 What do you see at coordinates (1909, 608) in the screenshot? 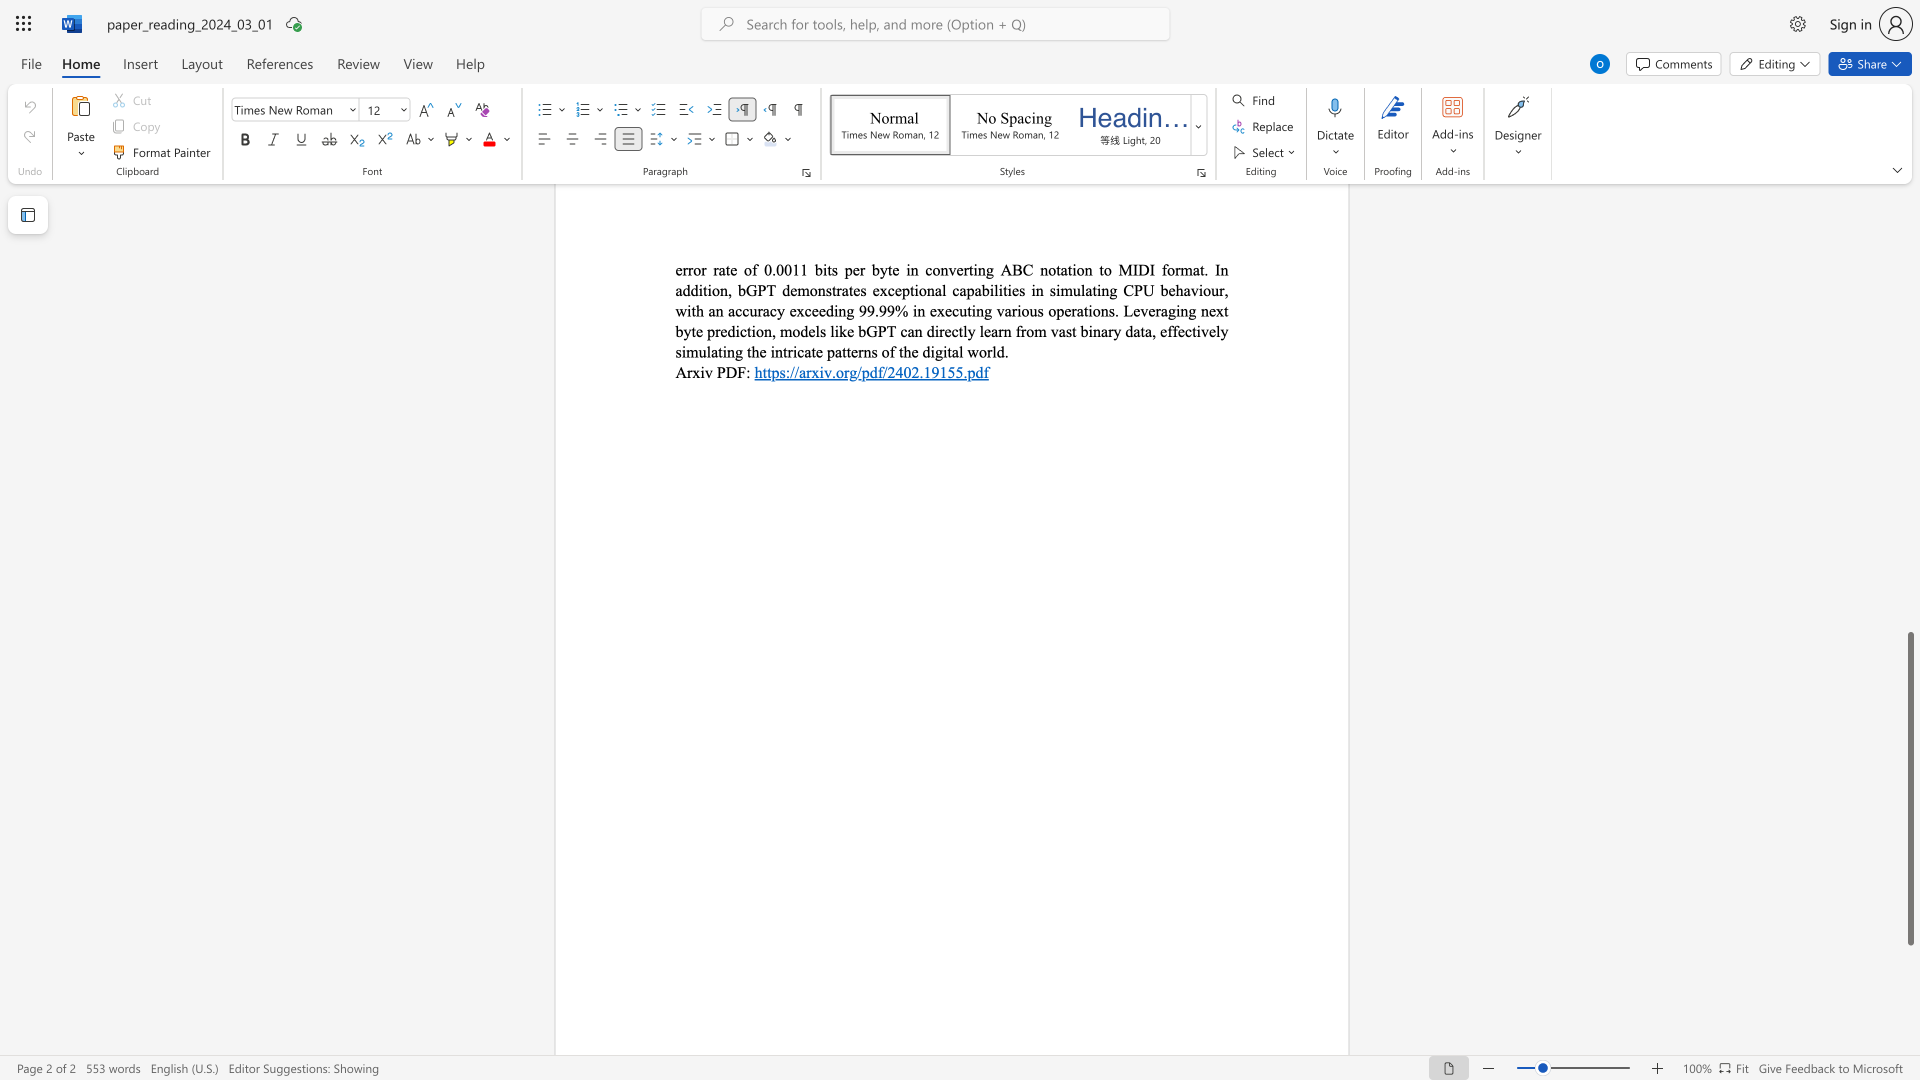
I see `the scrollbar to scroll the page up` at bounding box center [1909, 608].